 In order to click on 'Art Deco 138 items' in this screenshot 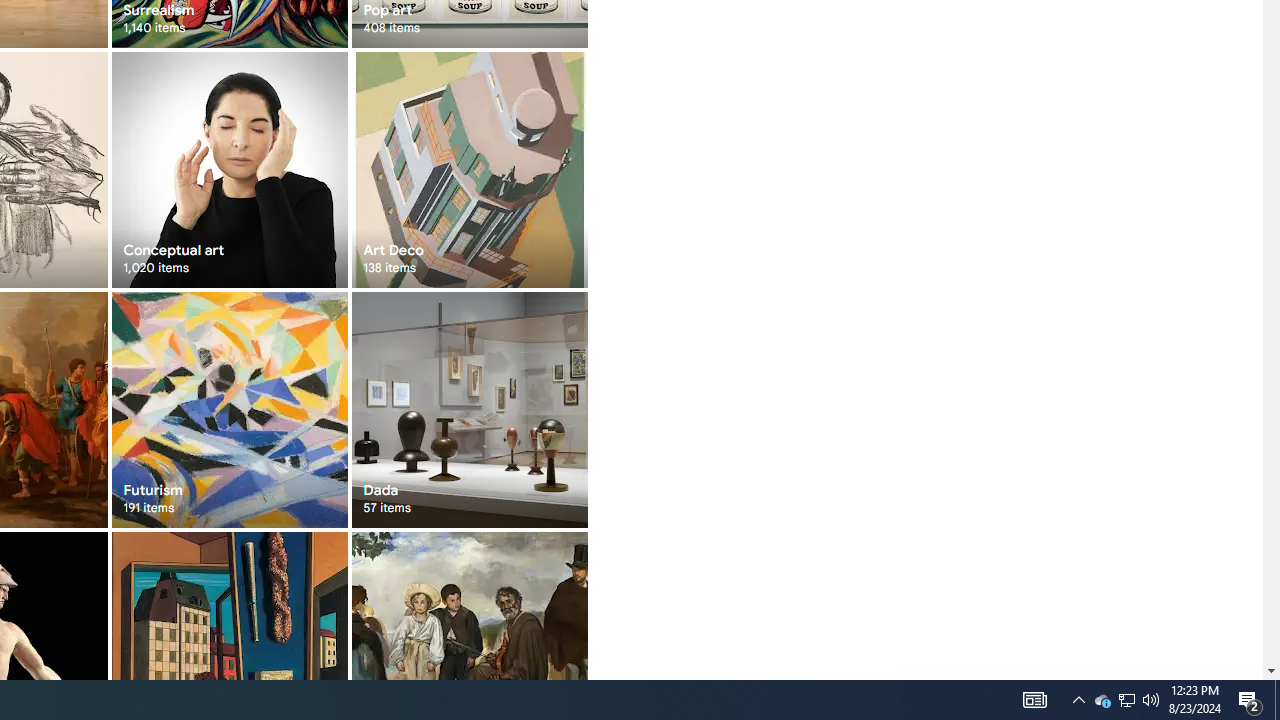, I will do `click(468, 168)`.